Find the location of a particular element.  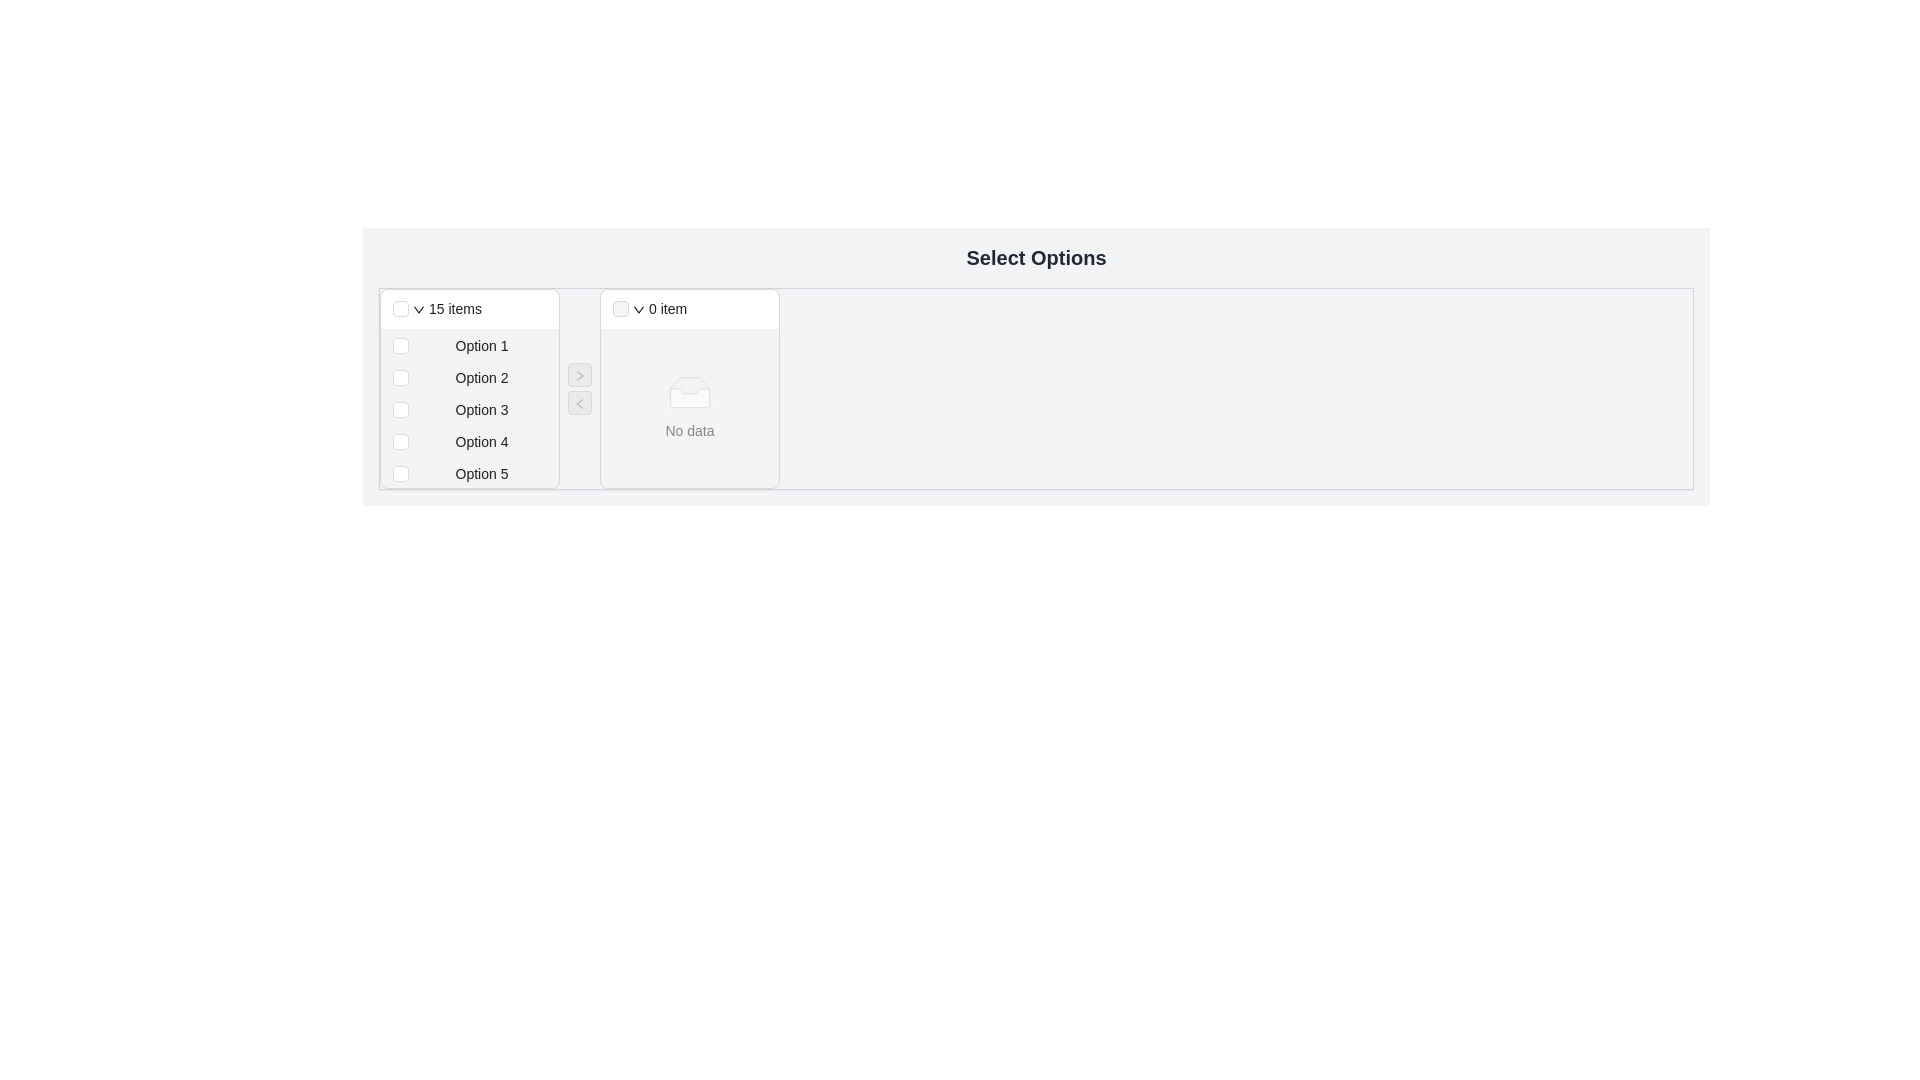

the empty state component that indicates no data is available, located within the right-hand column of the application interface is located at coordinates (690, 393).